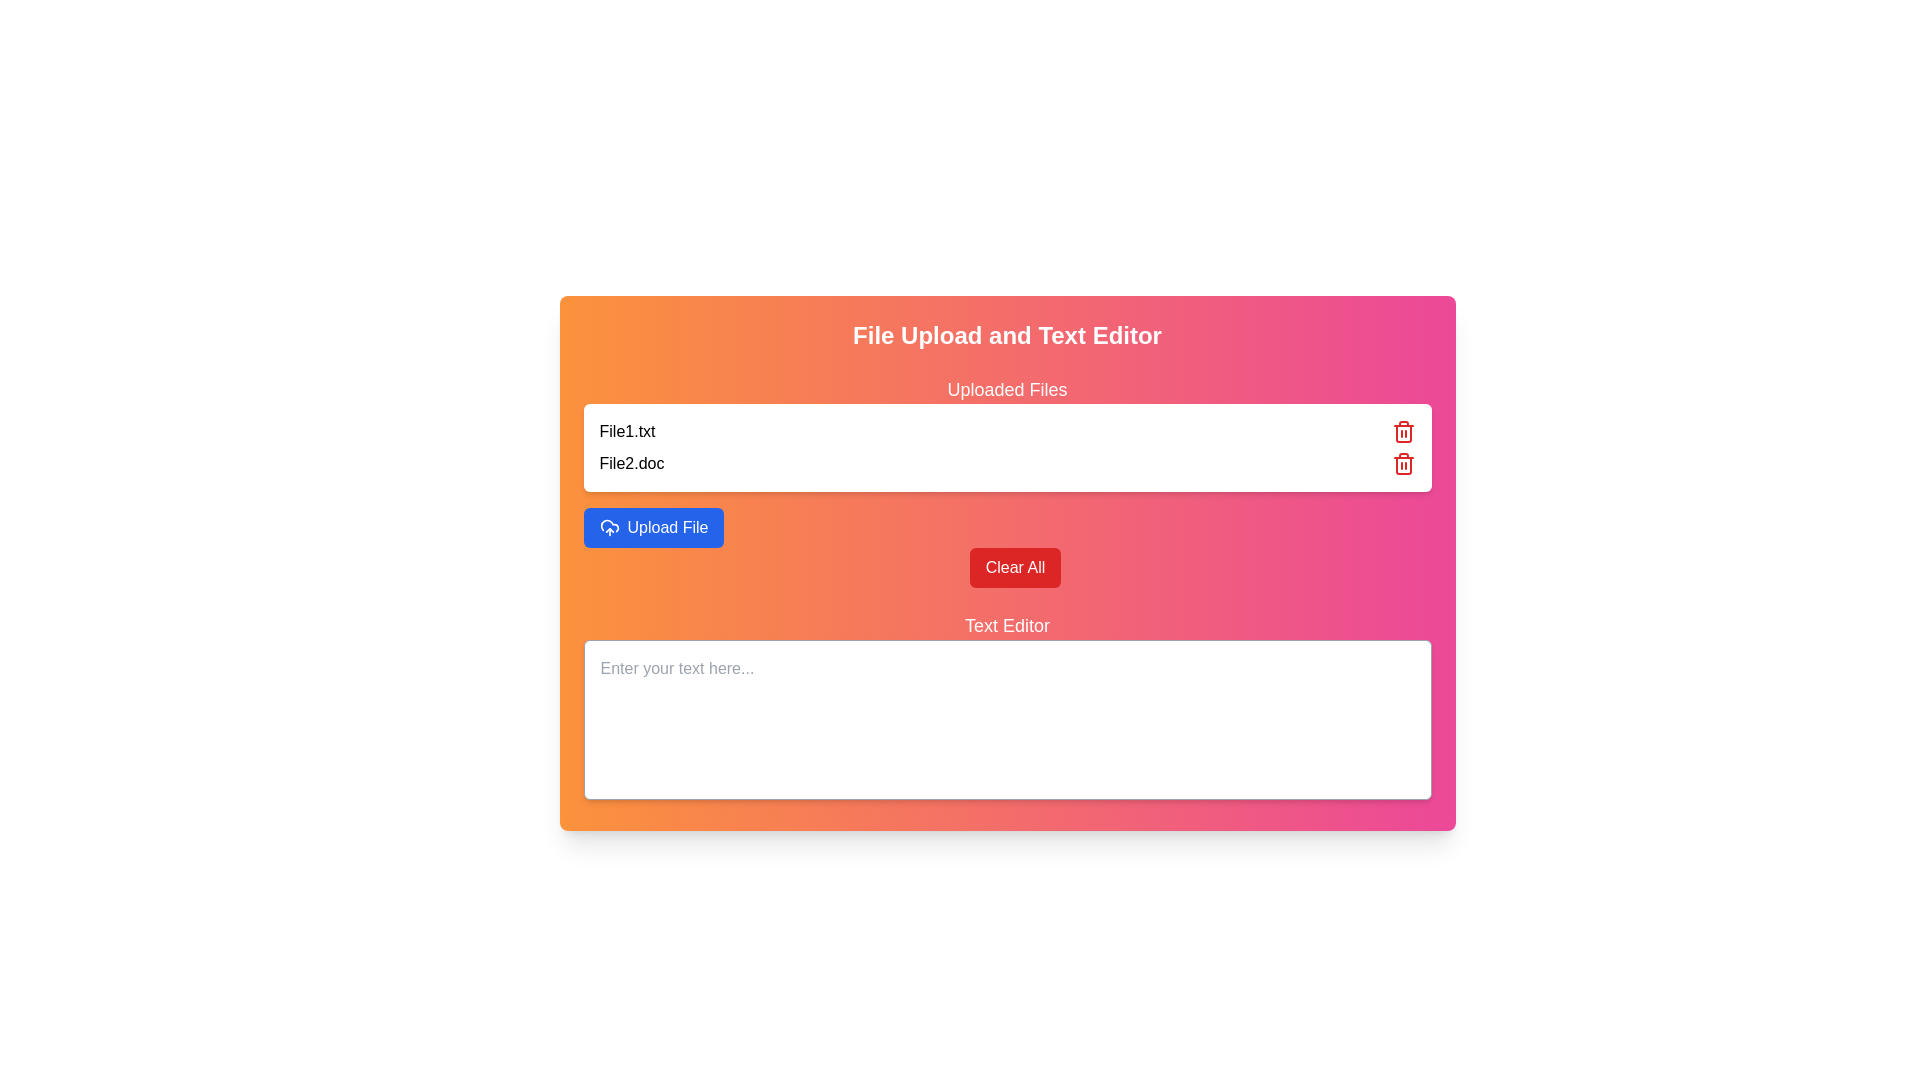  I want to click on the blue 'Upload File' button with a cloud icon and white text, so click(653, 527).